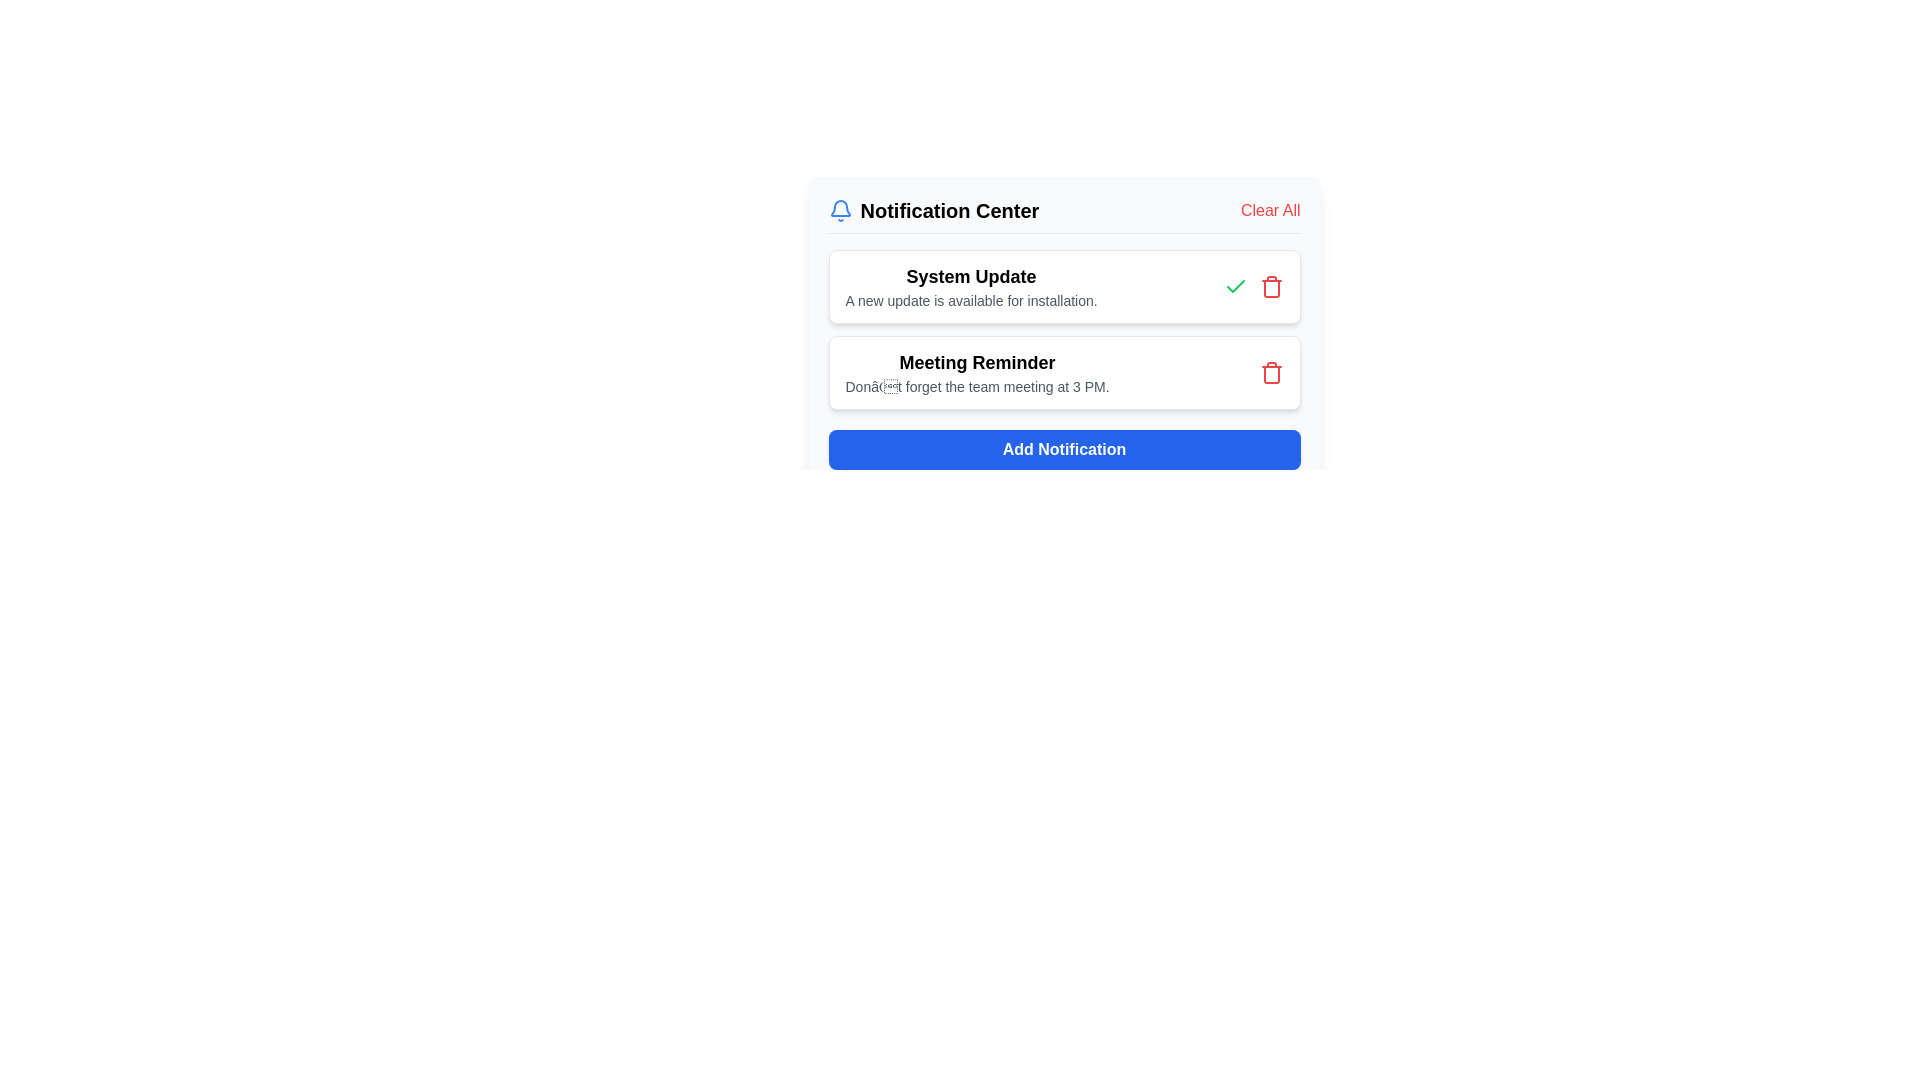 Image resolution: width=1920 pixels, height=1080 pixels. I want to click on the red trash bin icon button located, so click(1270, 286).